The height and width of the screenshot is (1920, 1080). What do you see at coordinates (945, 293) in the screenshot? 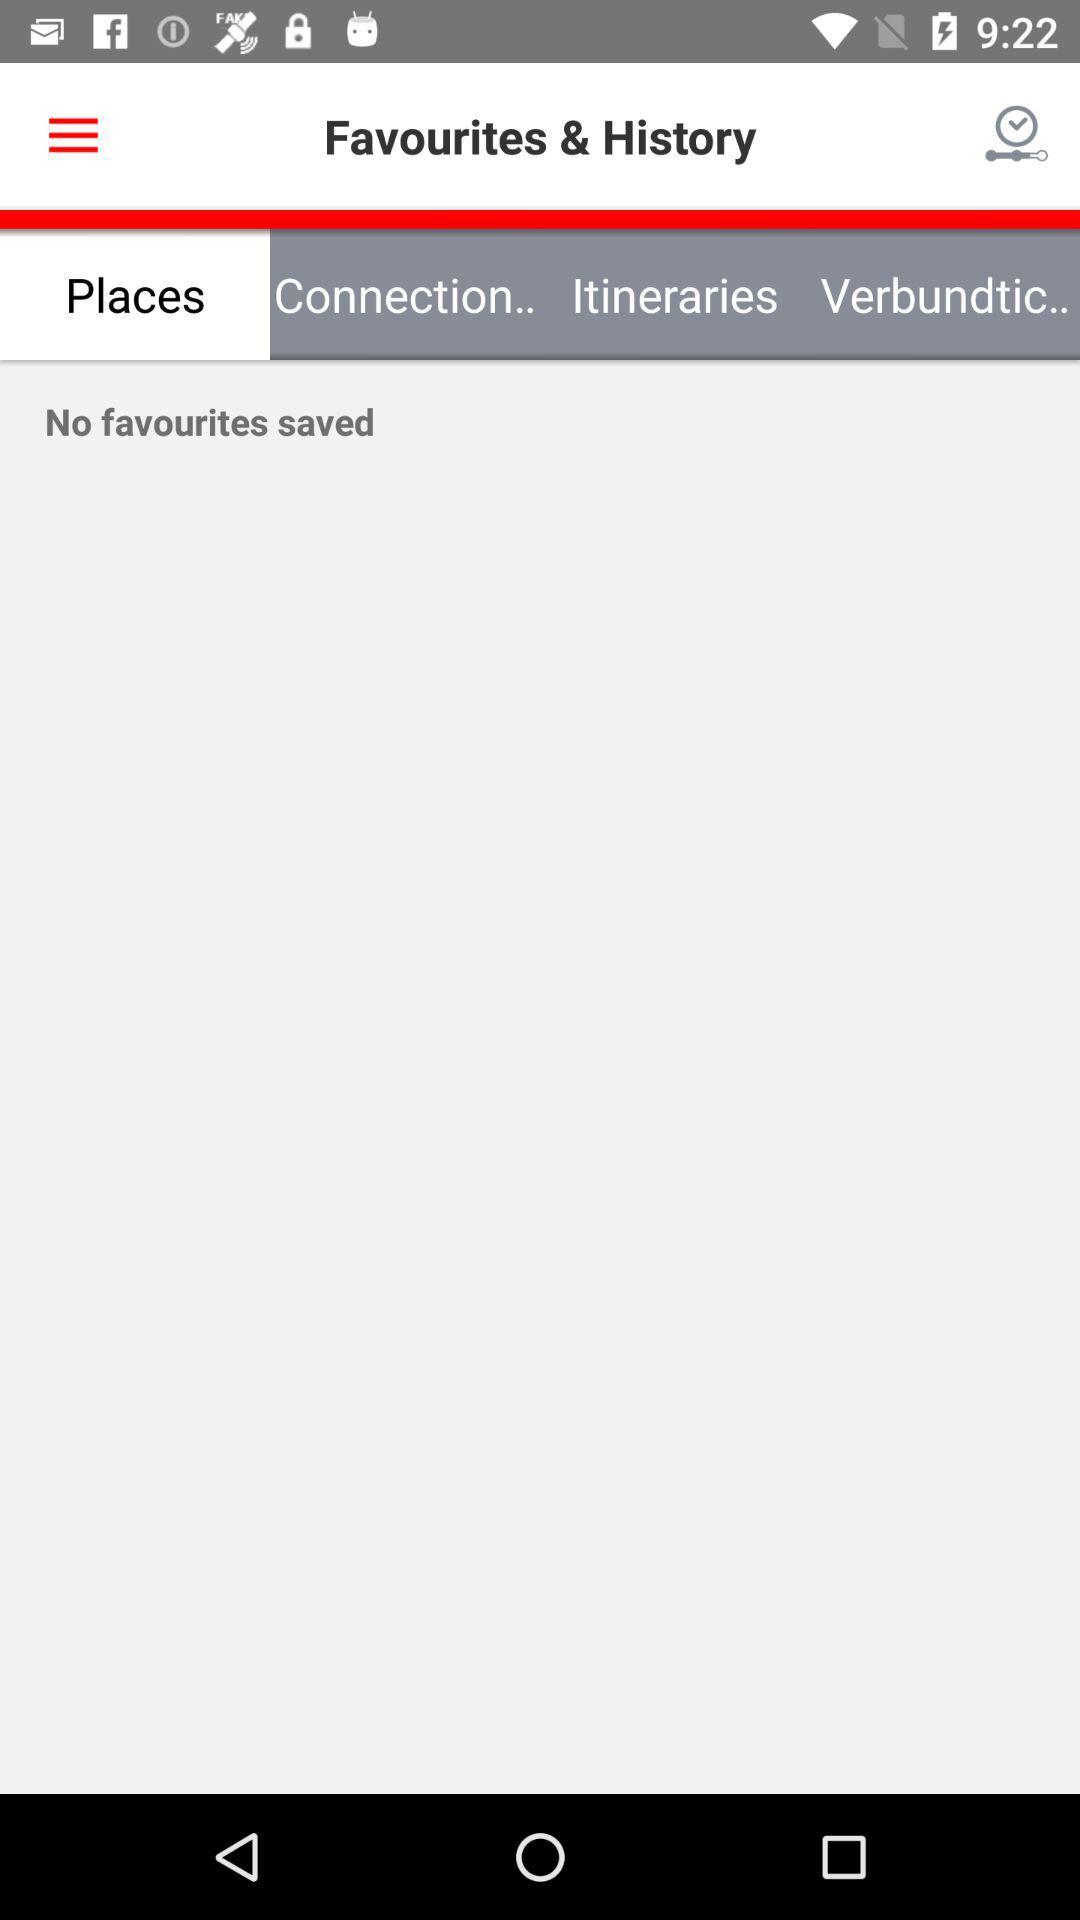
I see `the icon to the right of itineraries item` at bounding box center [945, 293].